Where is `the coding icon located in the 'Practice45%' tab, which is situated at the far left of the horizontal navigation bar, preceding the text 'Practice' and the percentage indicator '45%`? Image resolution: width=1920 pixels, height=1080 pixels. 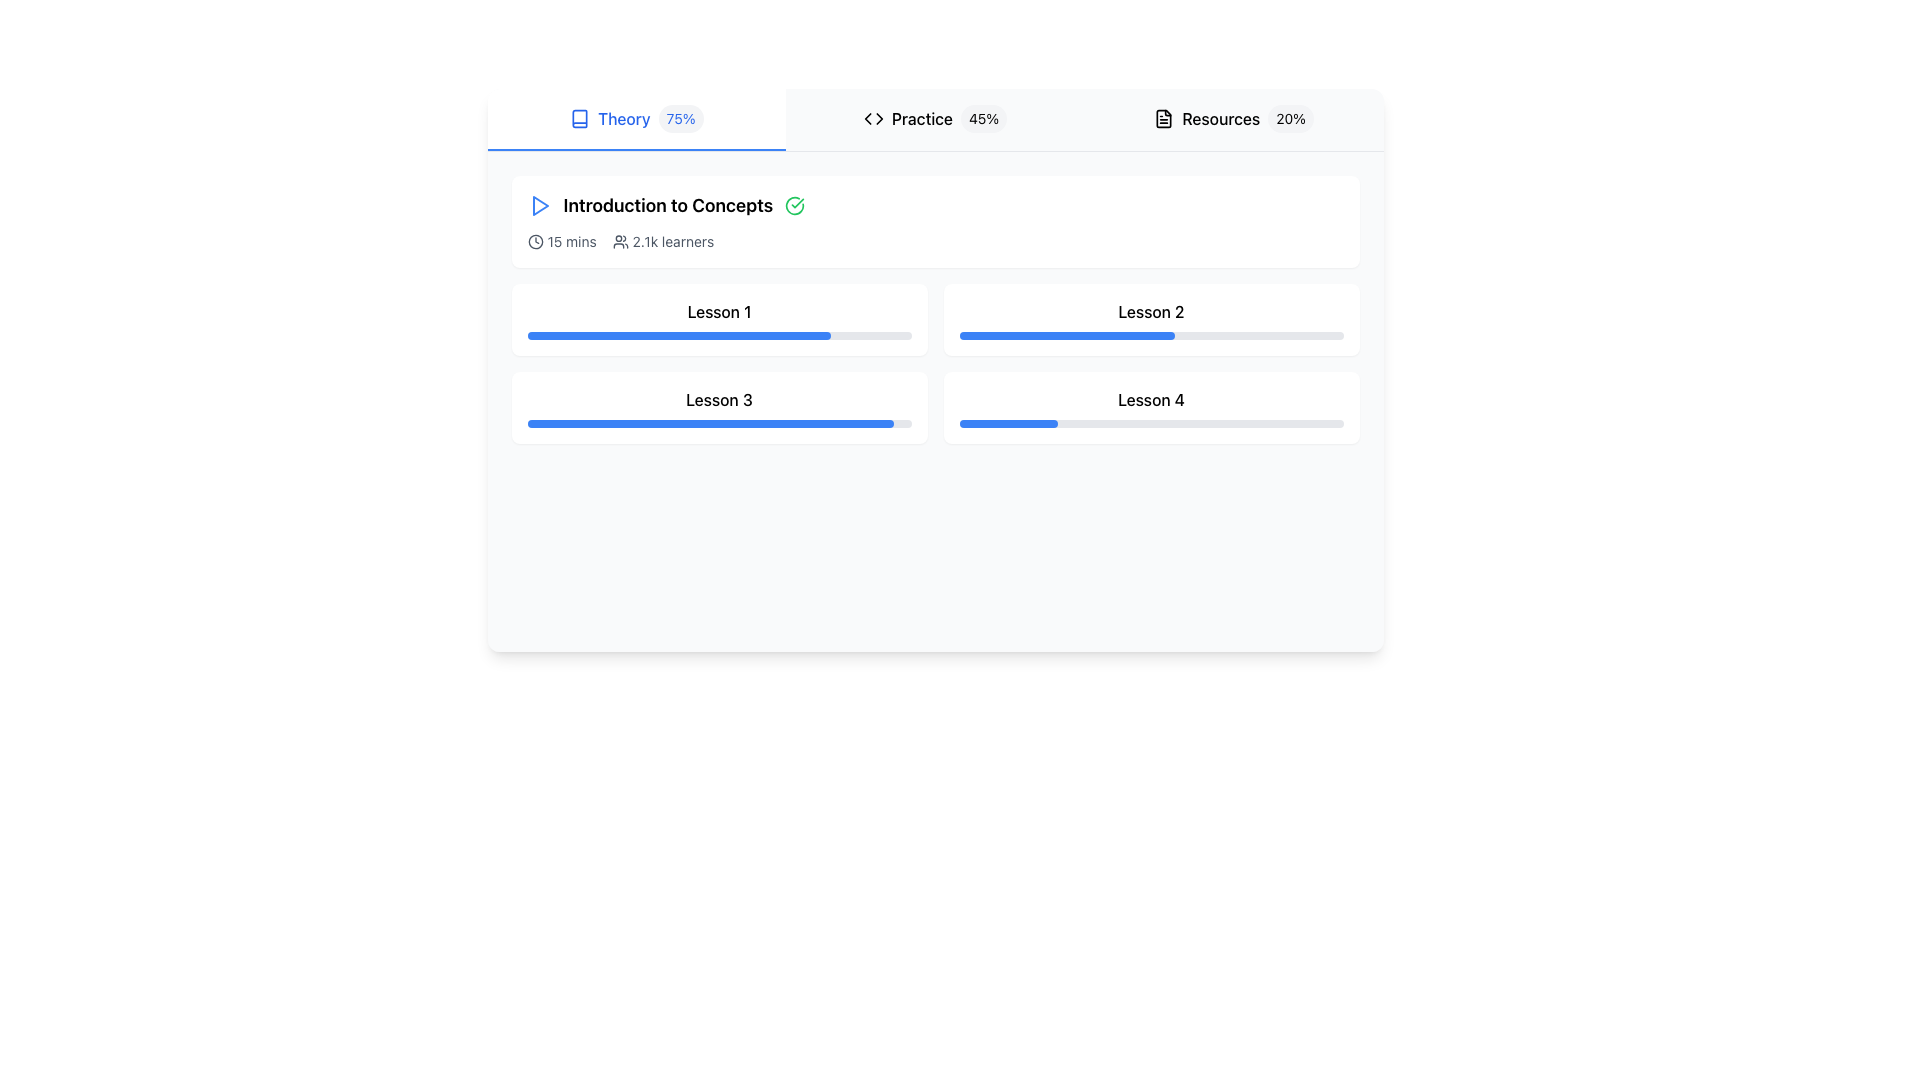
the coding icon located in the 'Practice45%' tab, which is situated at the far left of the horizontal navigation bar, preceding the text 'Practice' and the percentage indicator '45% is located at coordinates (873, 119).